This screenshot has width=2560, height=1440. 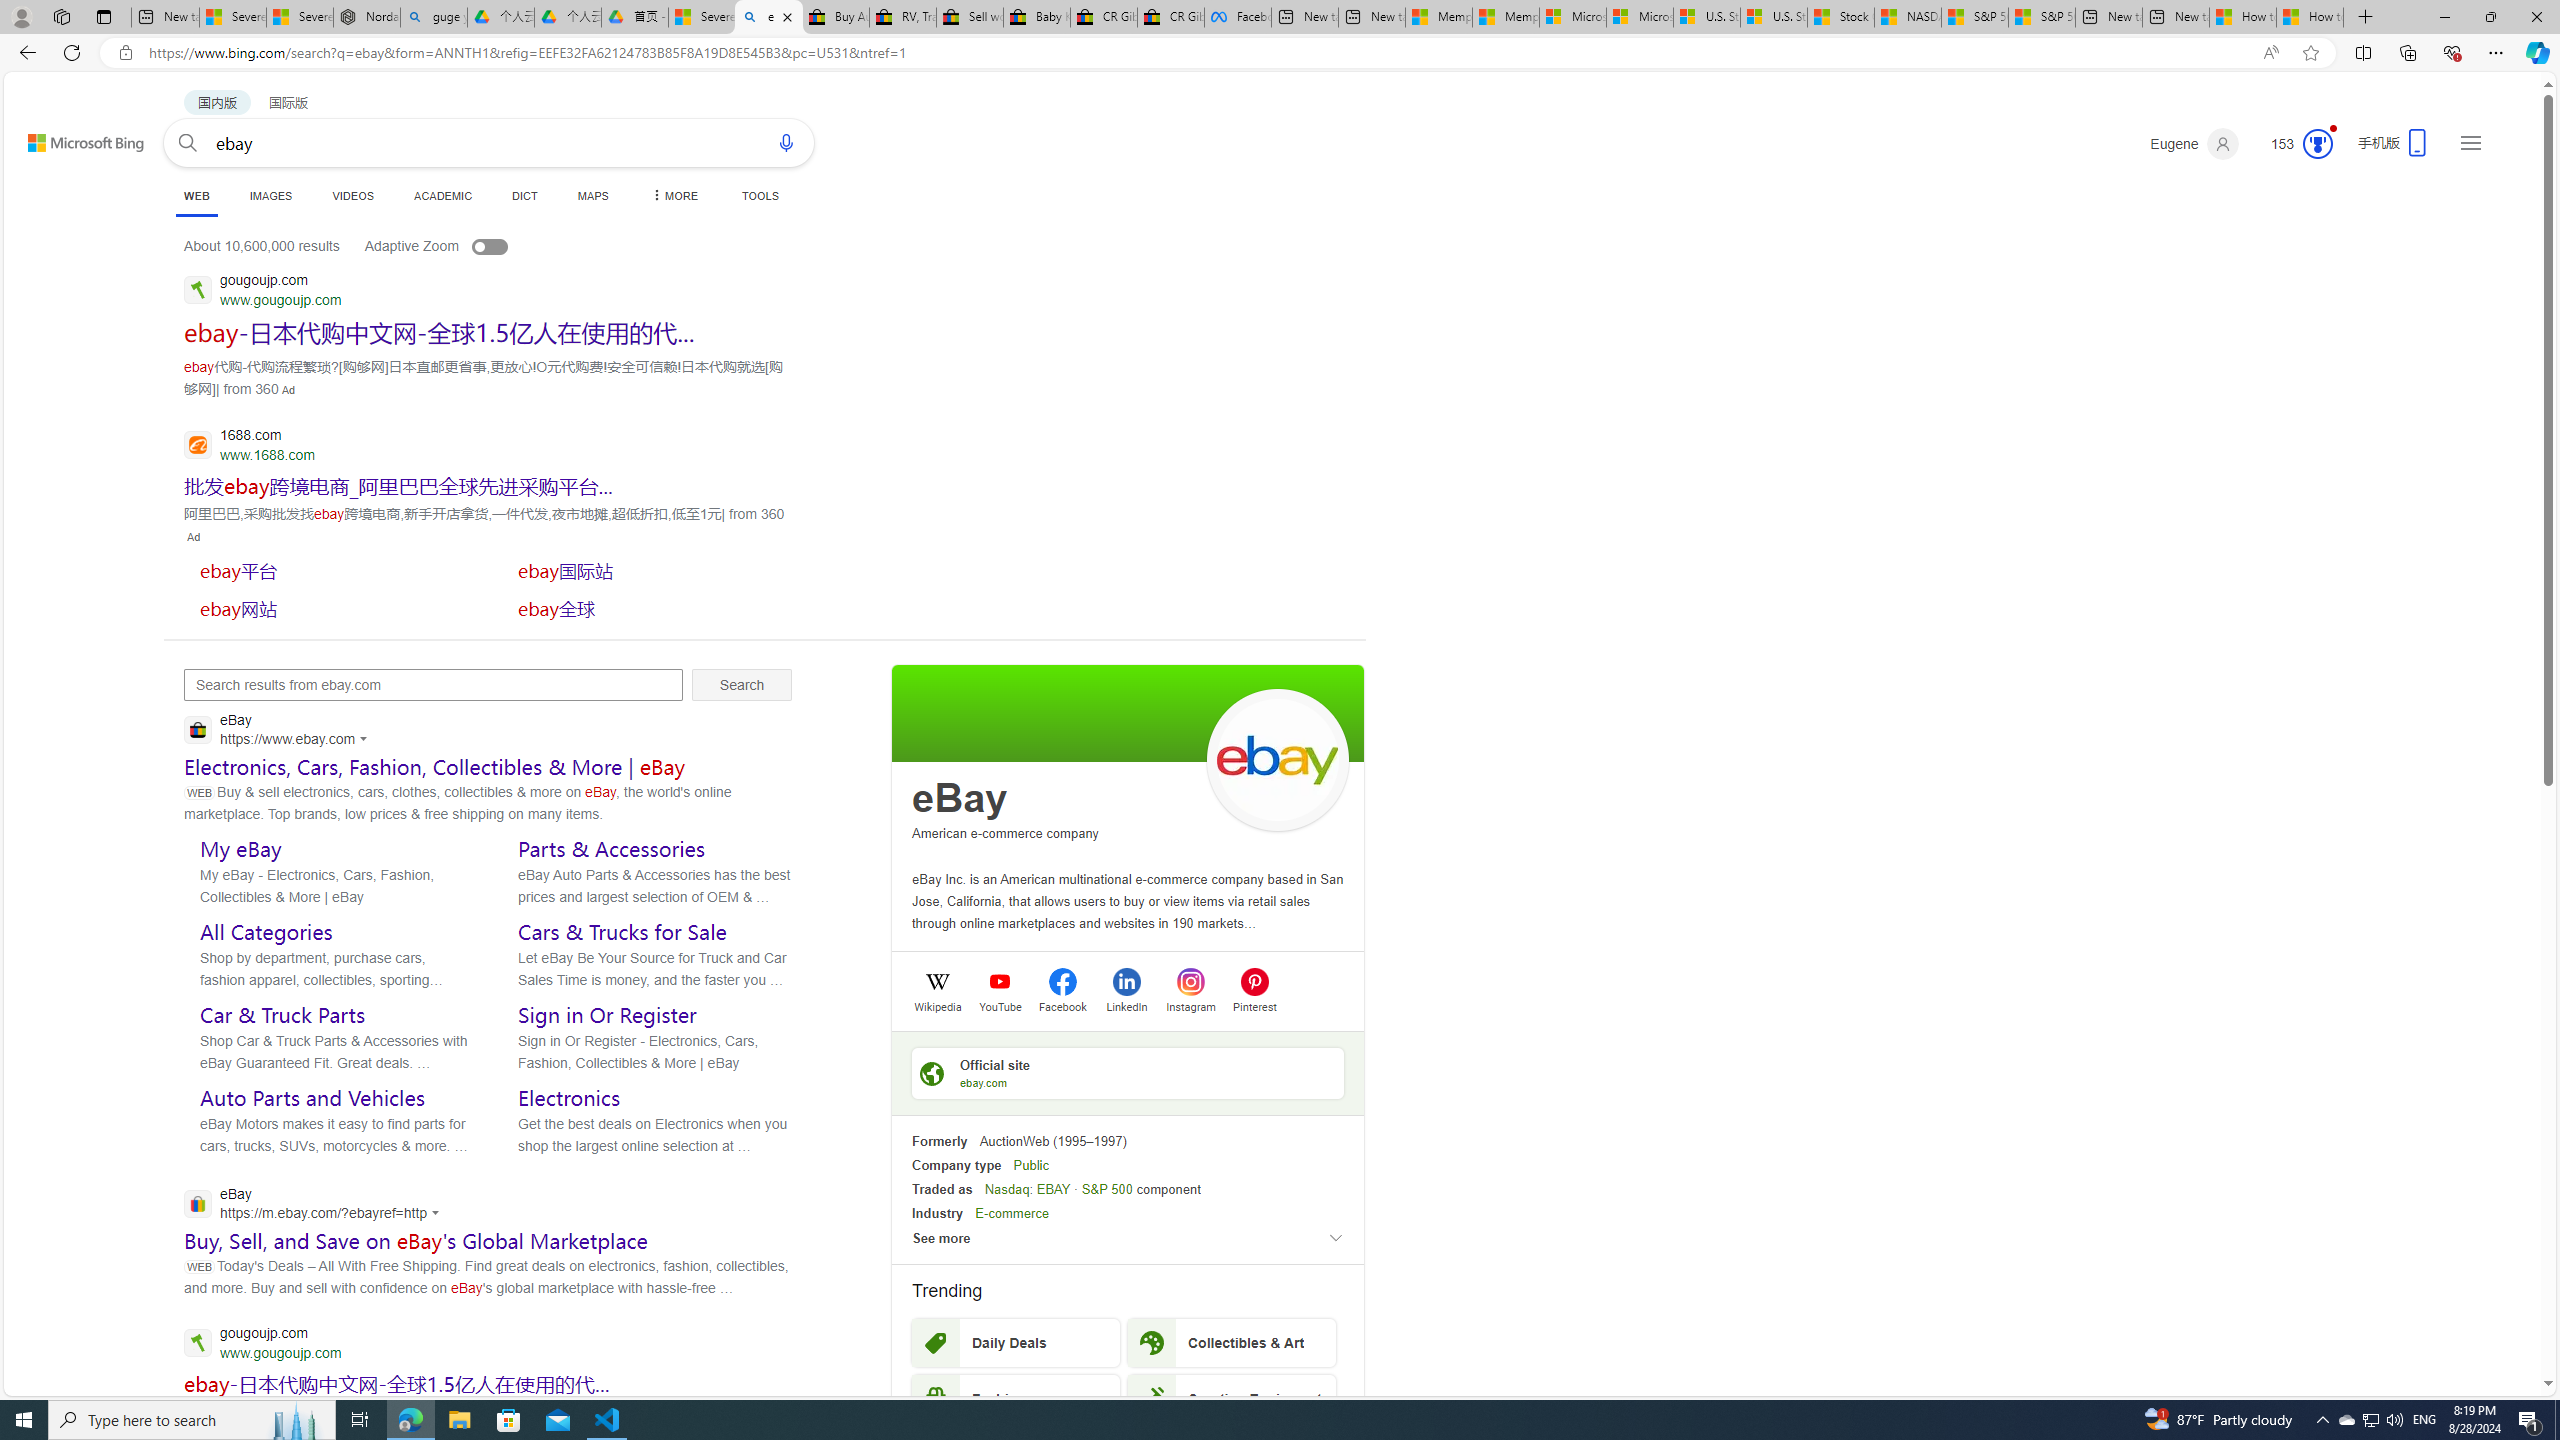 What do you see at coordinates (1231, 1341) in the screenshot?
I see `'Collectibles & Art'` at bounding box center [1231, 1341].